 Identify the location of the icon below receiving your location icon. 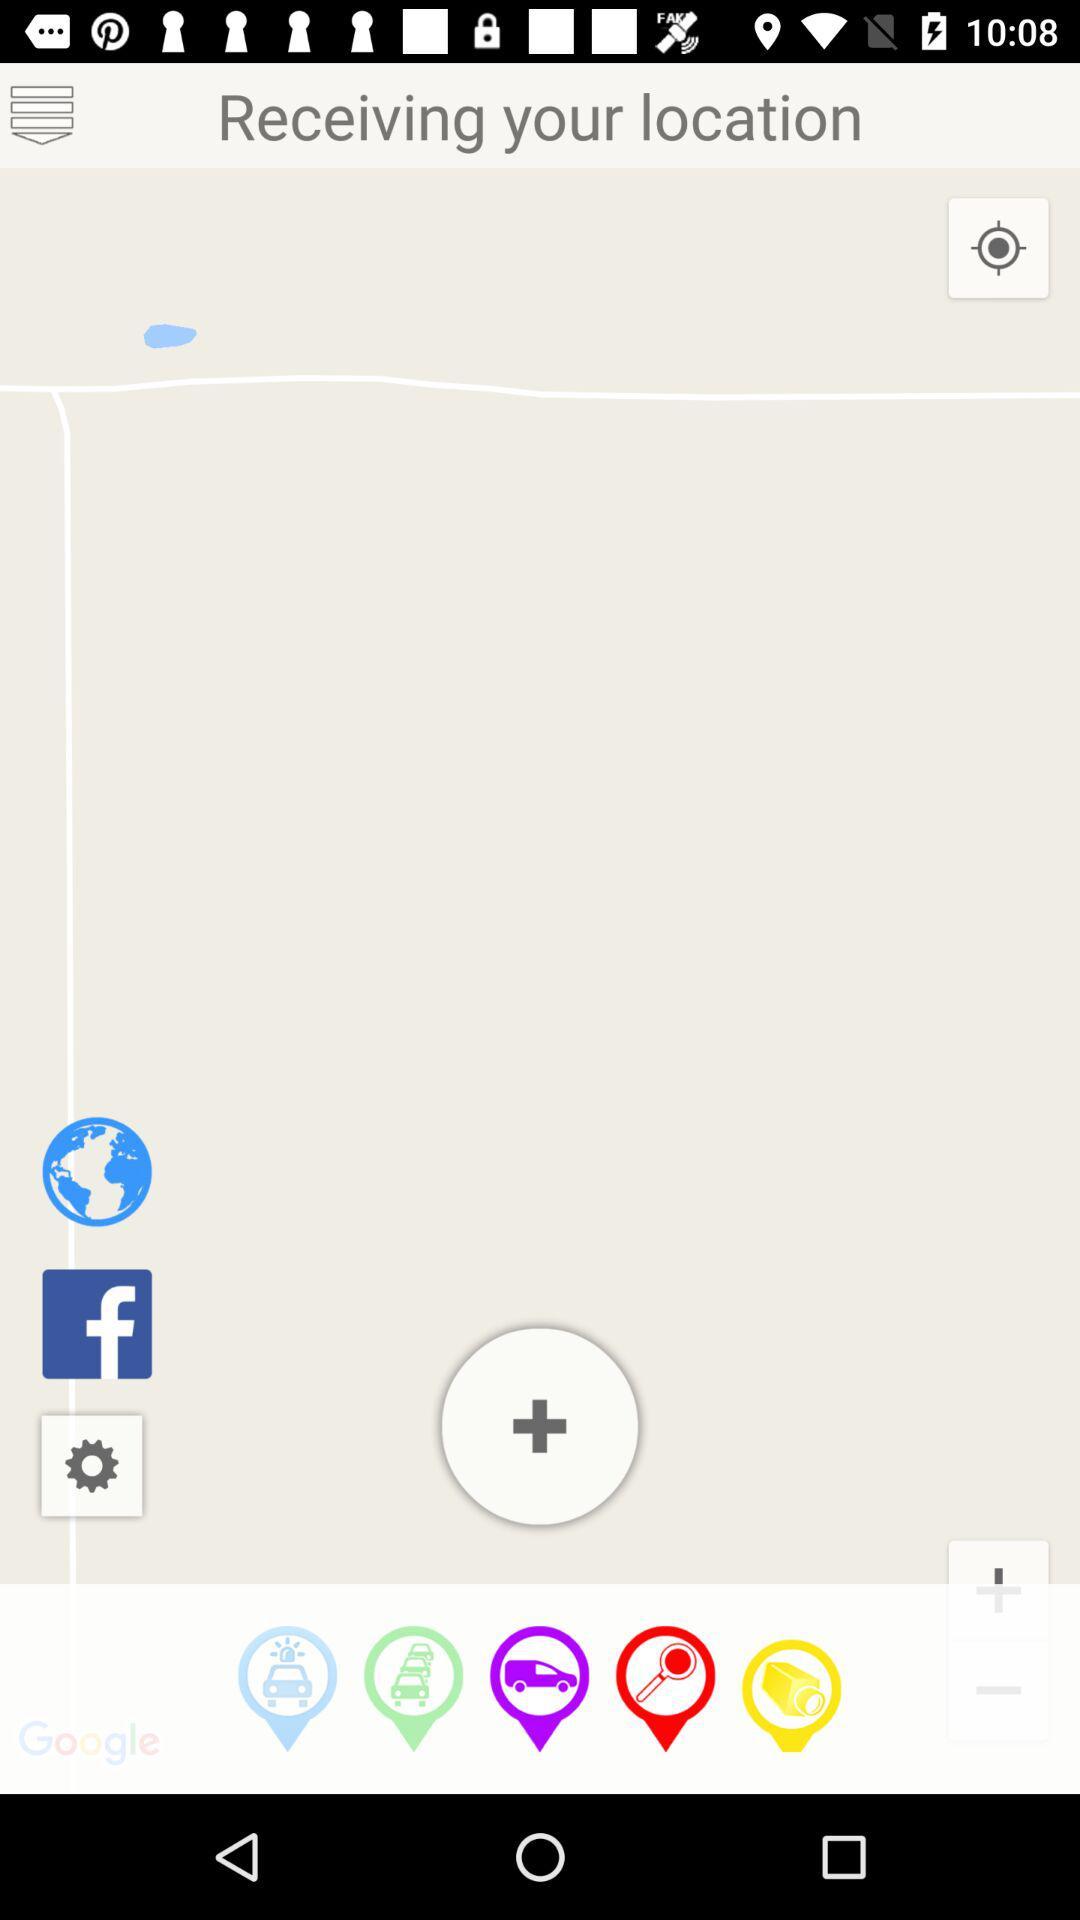
(288, 1688).